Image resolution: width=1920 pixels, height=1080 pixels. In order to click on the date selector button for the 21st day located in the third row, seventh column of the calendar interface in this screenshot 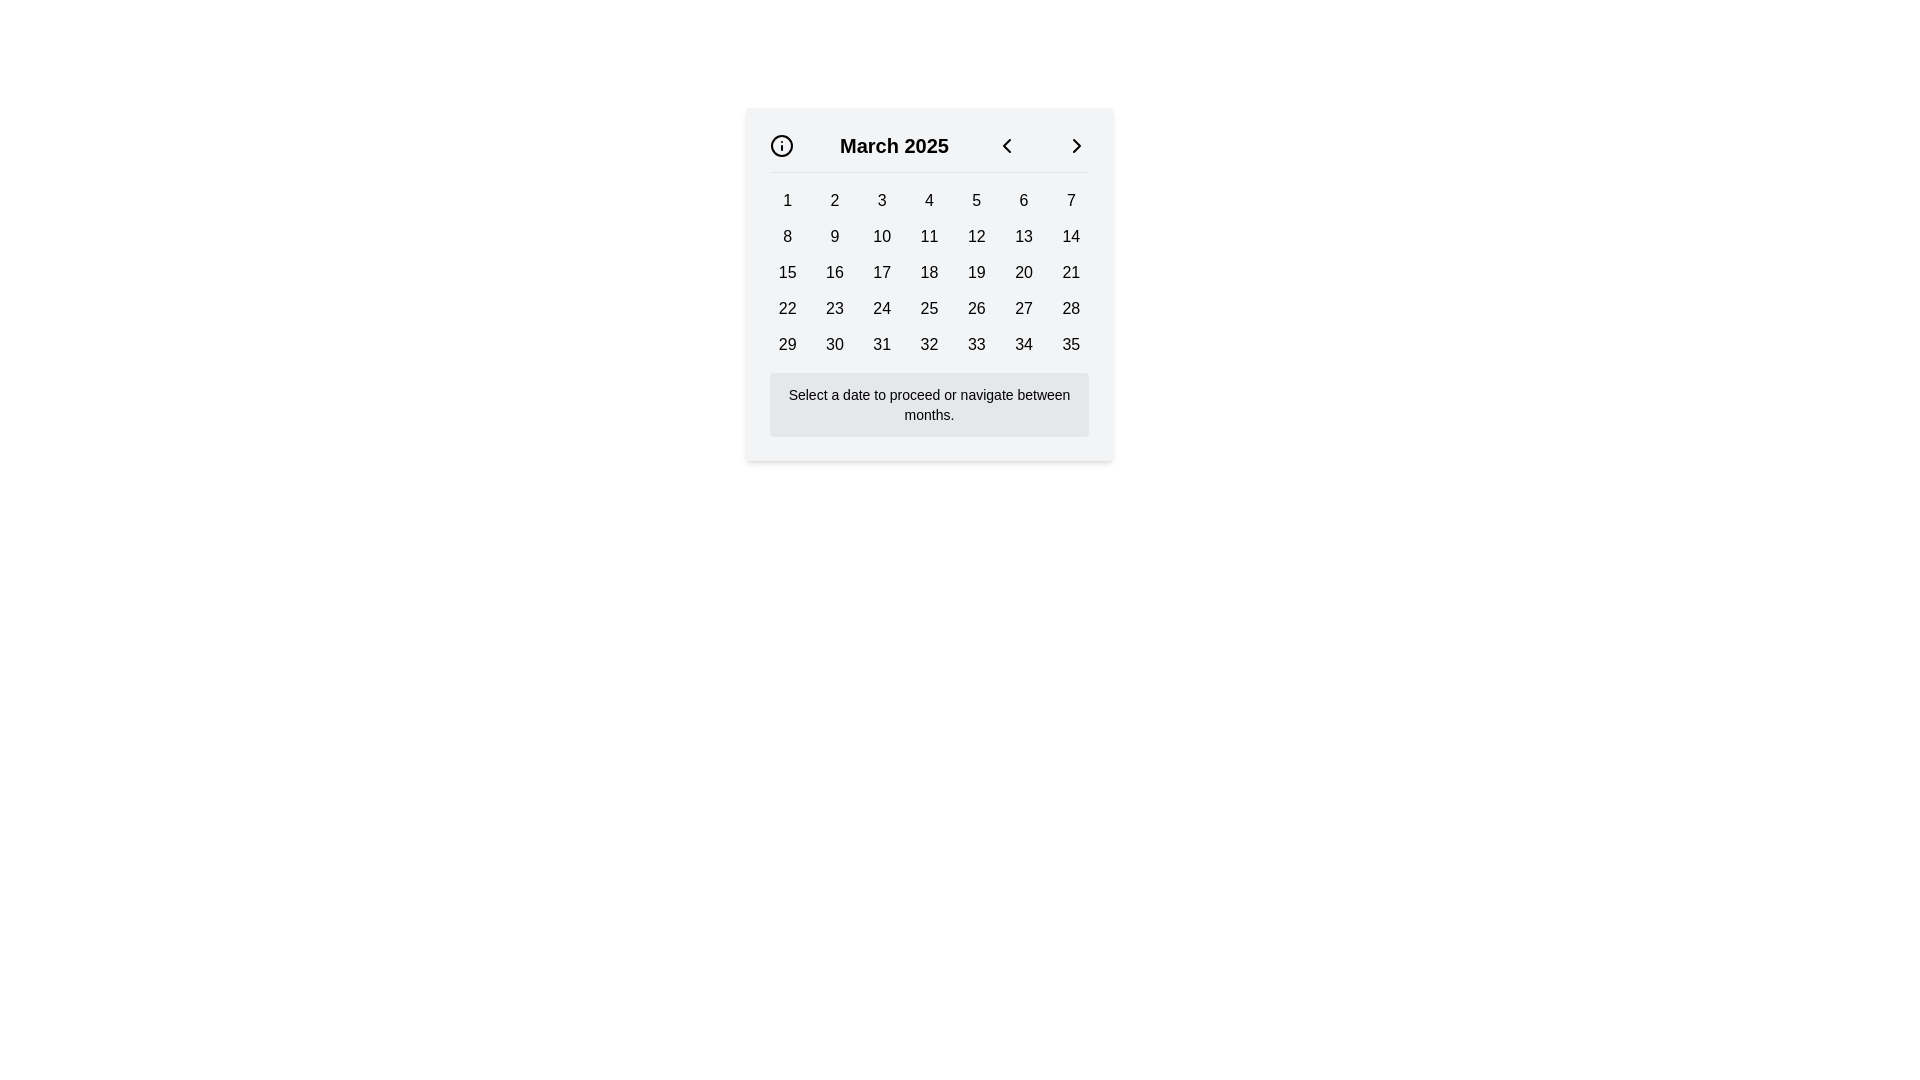, I will do `click(1070, 273)`.